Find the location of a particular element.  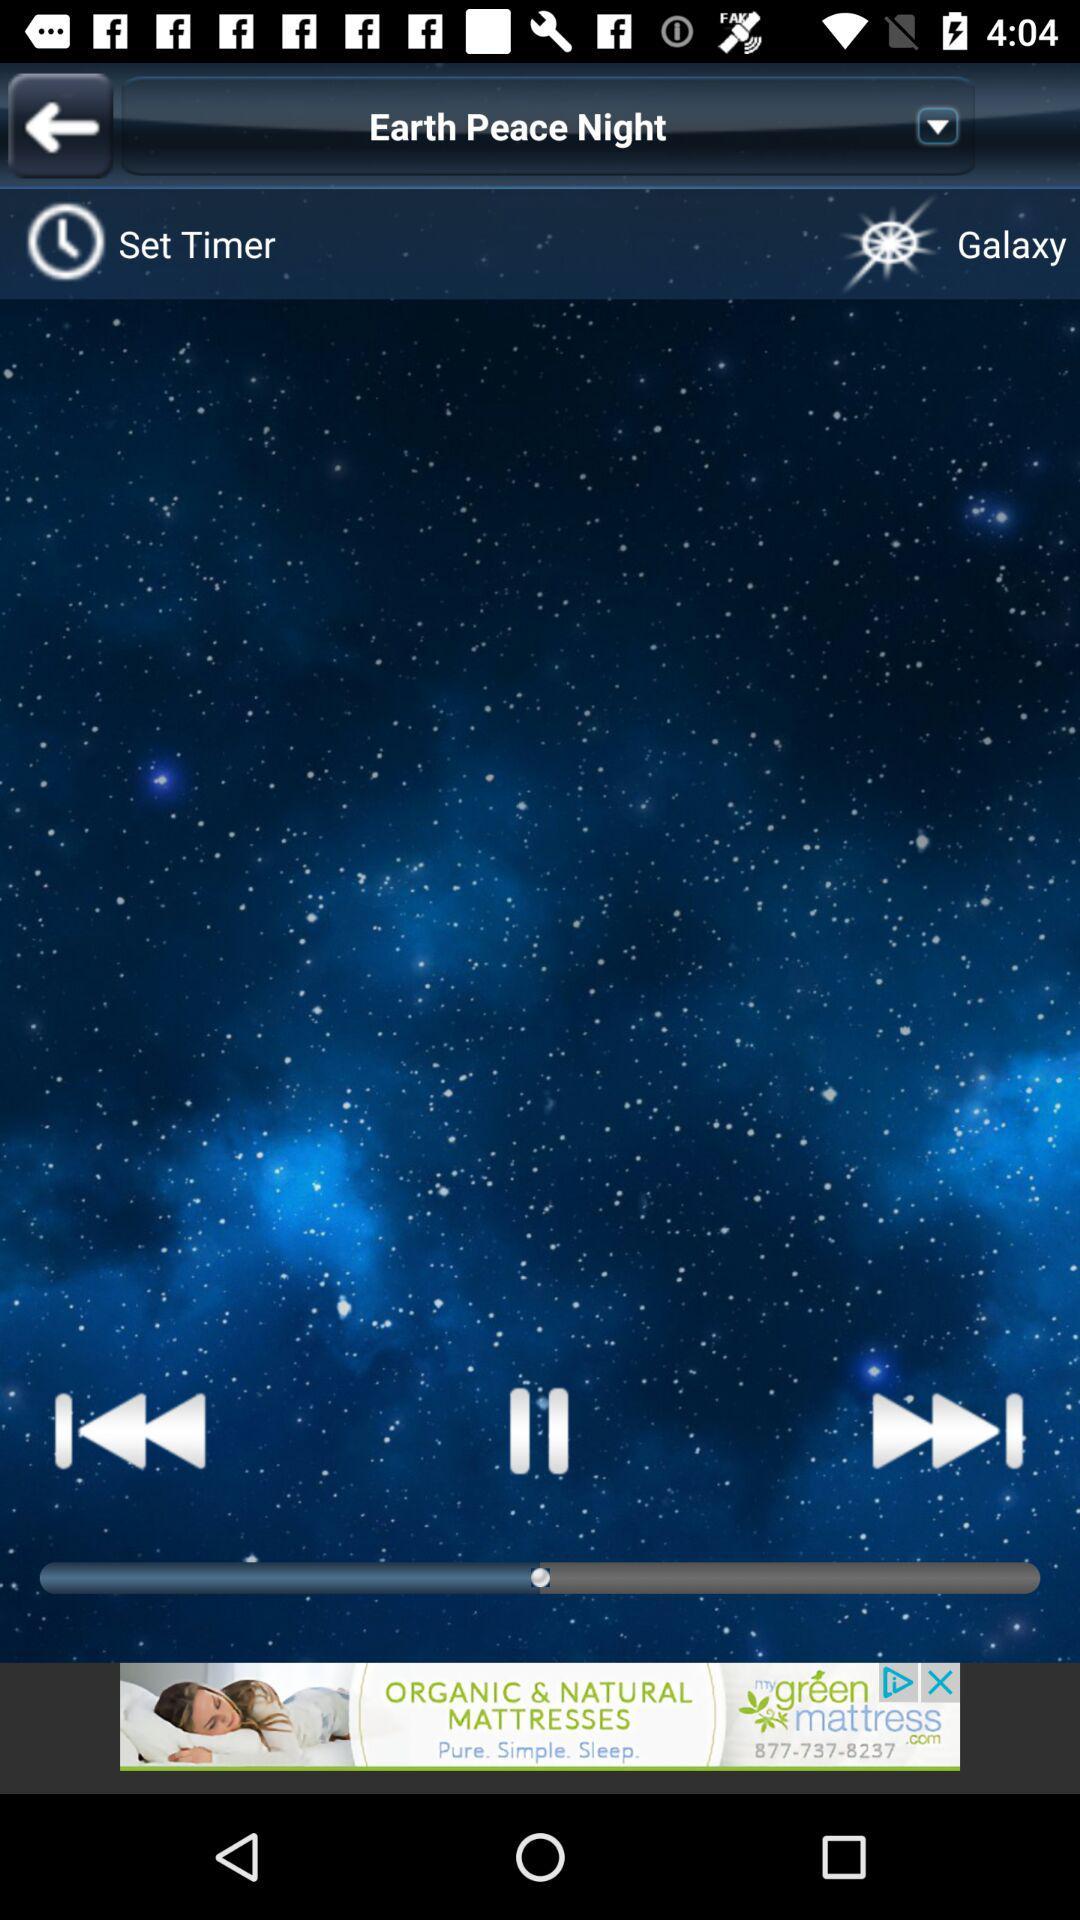

stop playing button is located at coordinates (540, 1429).